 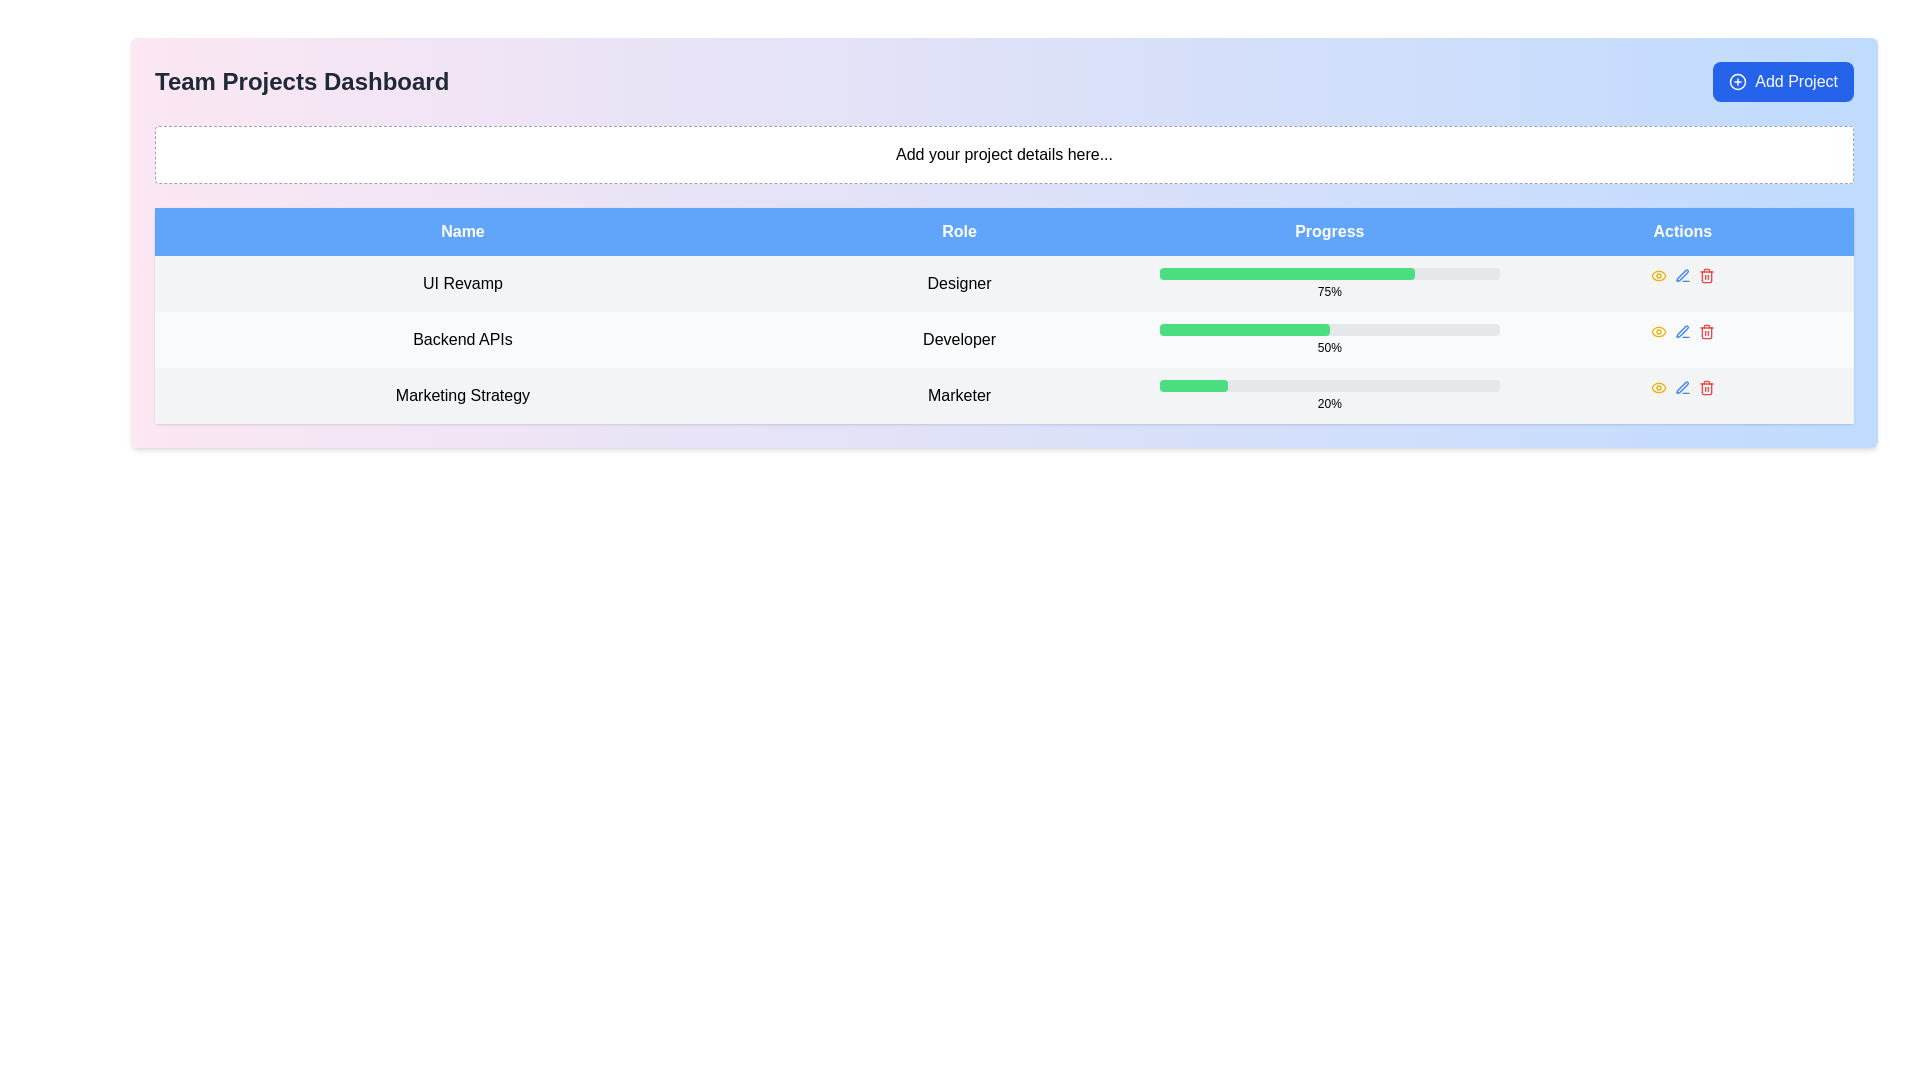 What do you see at coordinates (958, 230) in the screenshot?
I see `the 'Role' header label in the table, which is positioned between the 'Name' and 'Progress' headers` at bounding box center [958, 230].